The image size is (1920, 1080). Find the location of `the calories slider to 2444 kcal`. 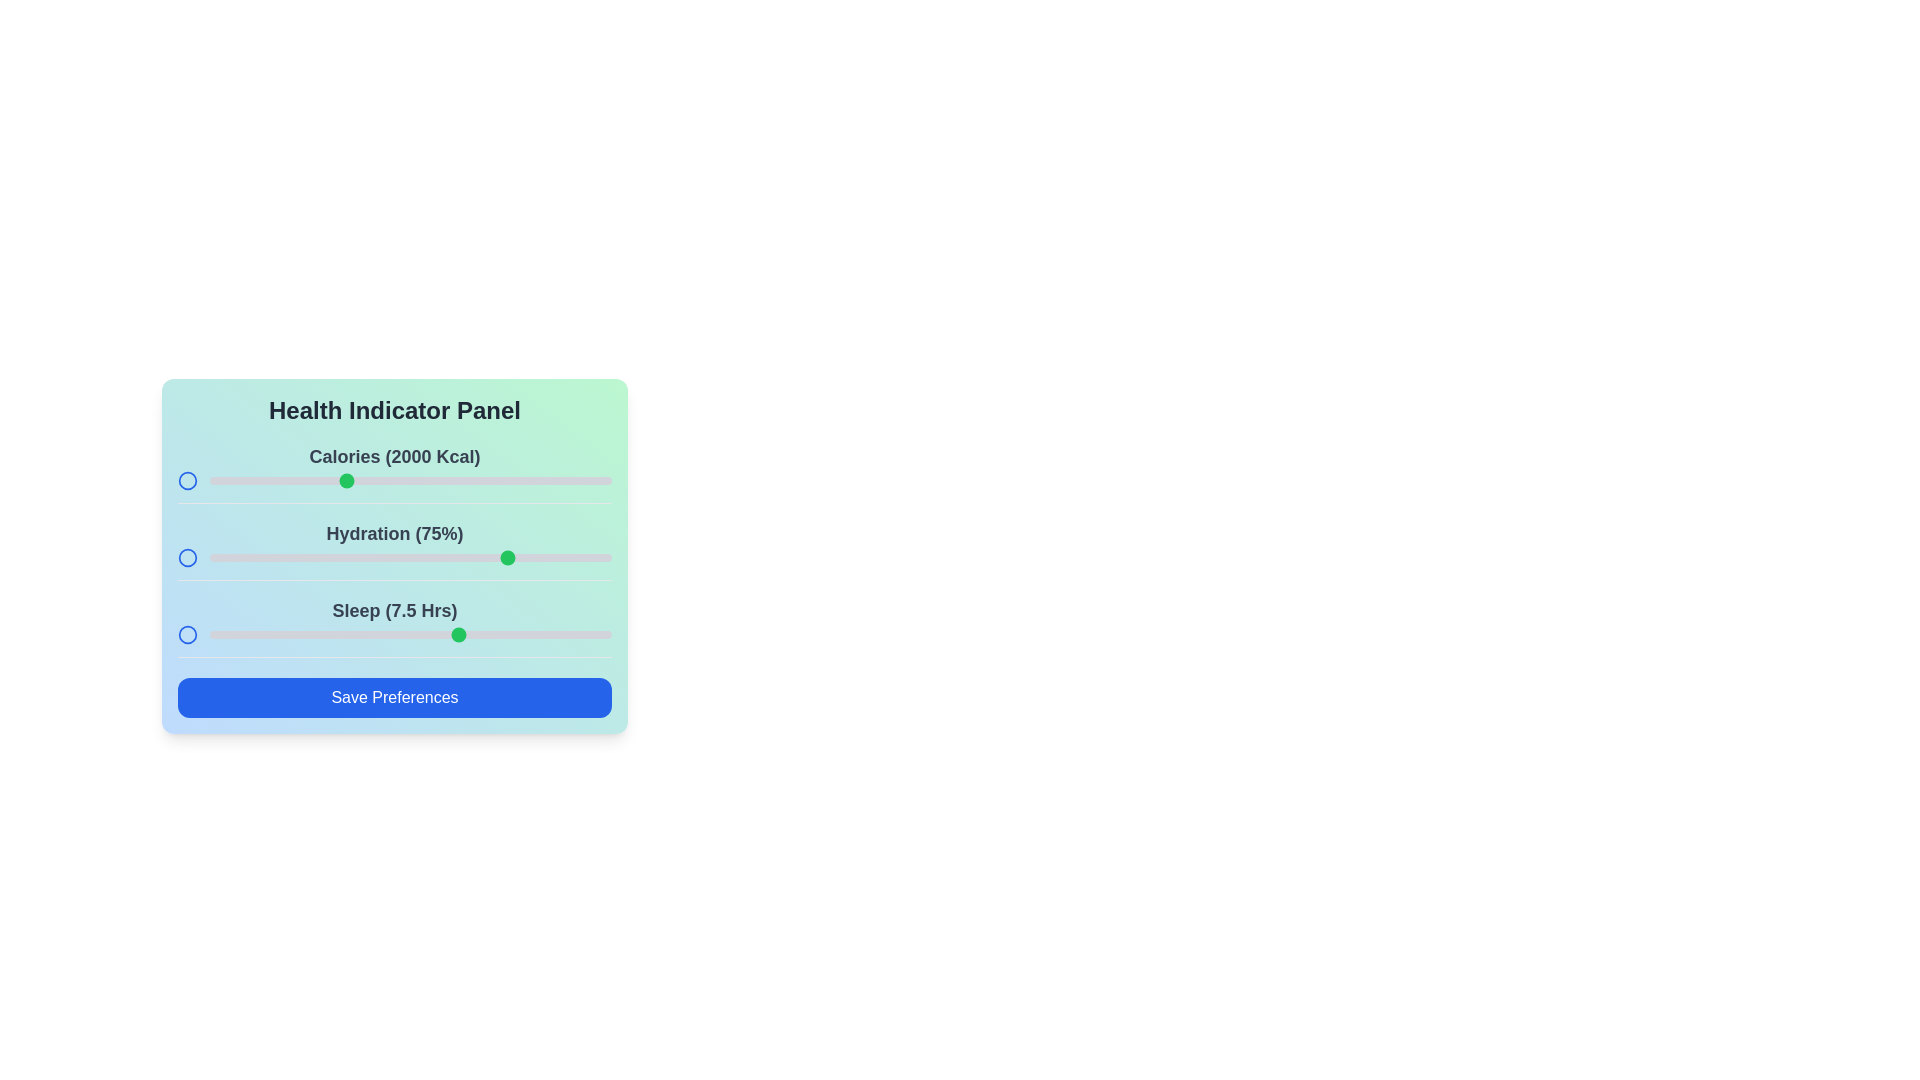

the calories slider to 2444 kcal is located at coordinates (461, 481).